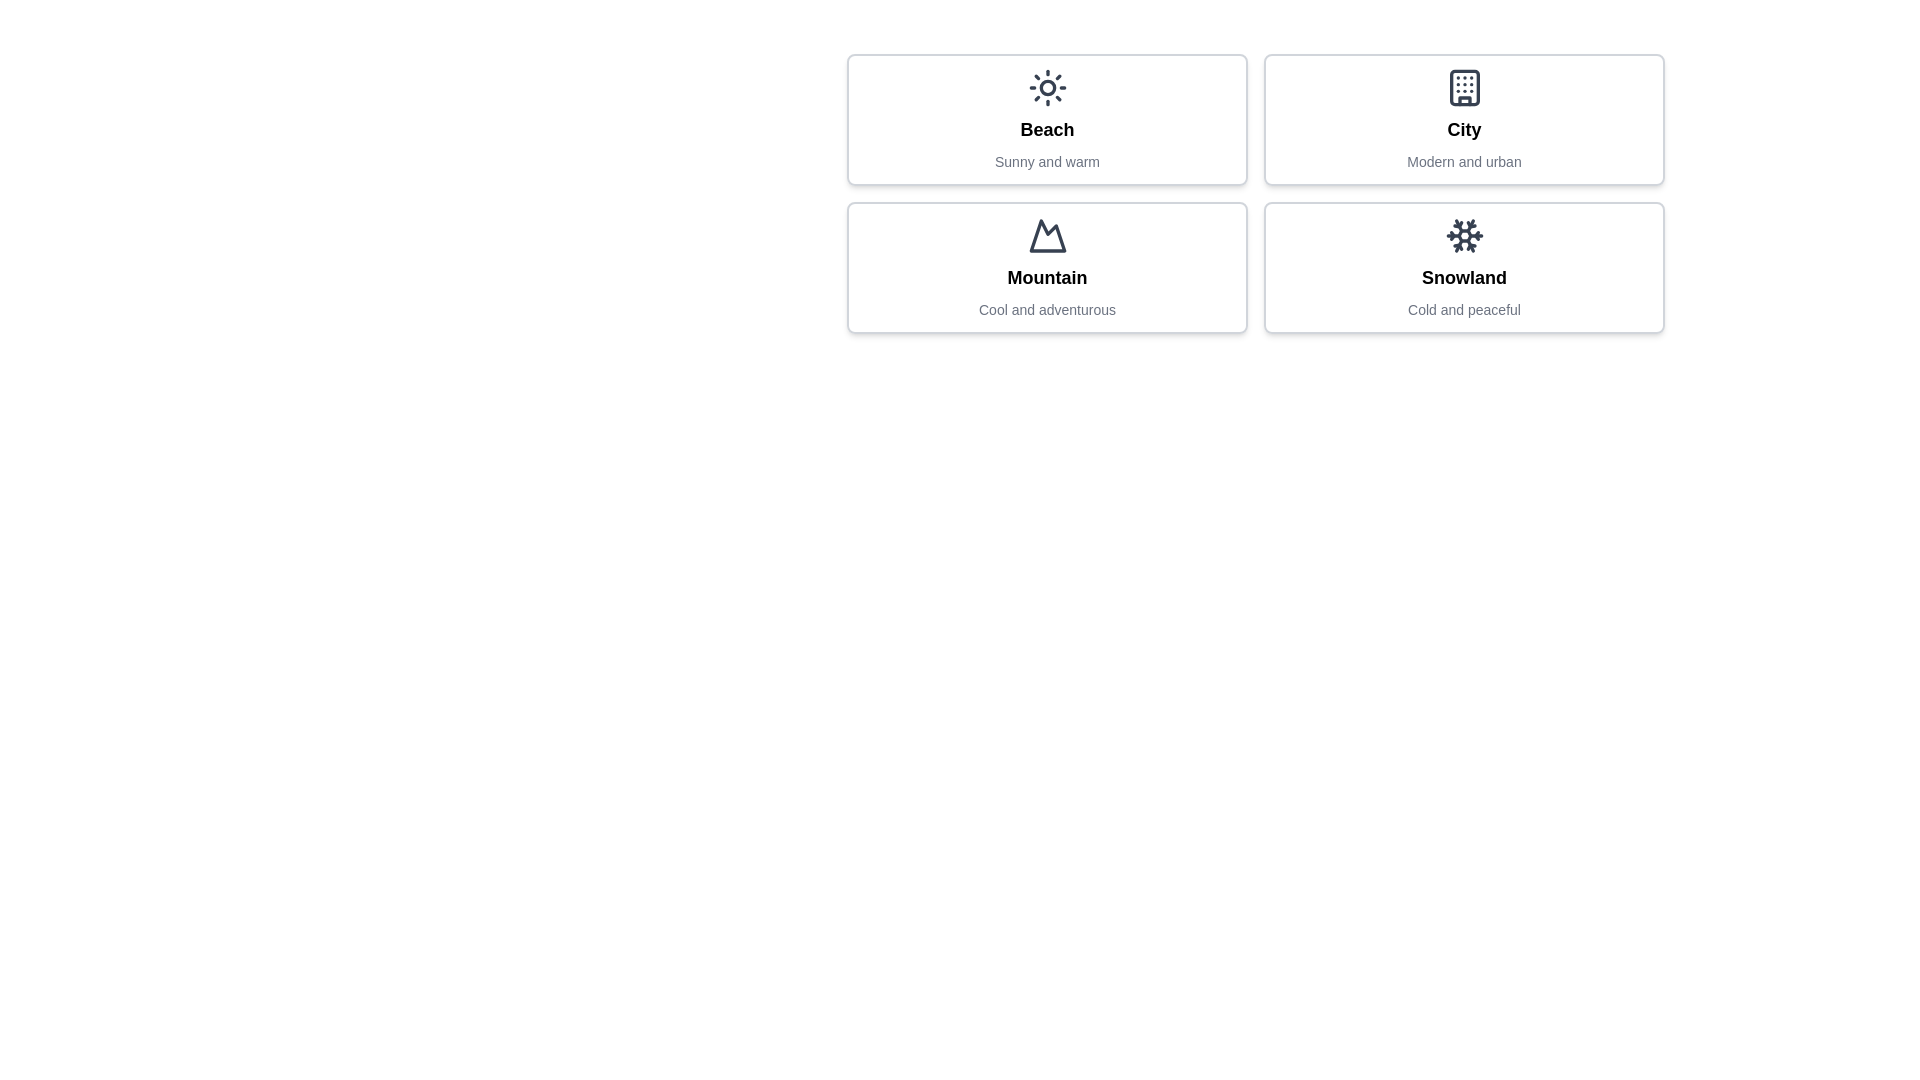 This screenshot has height=1080, width=1920. I want to click on text label that says 'Cold and peaceful,' located beneath the 'Snowland' title within a bordered card, so click(1464, 309).